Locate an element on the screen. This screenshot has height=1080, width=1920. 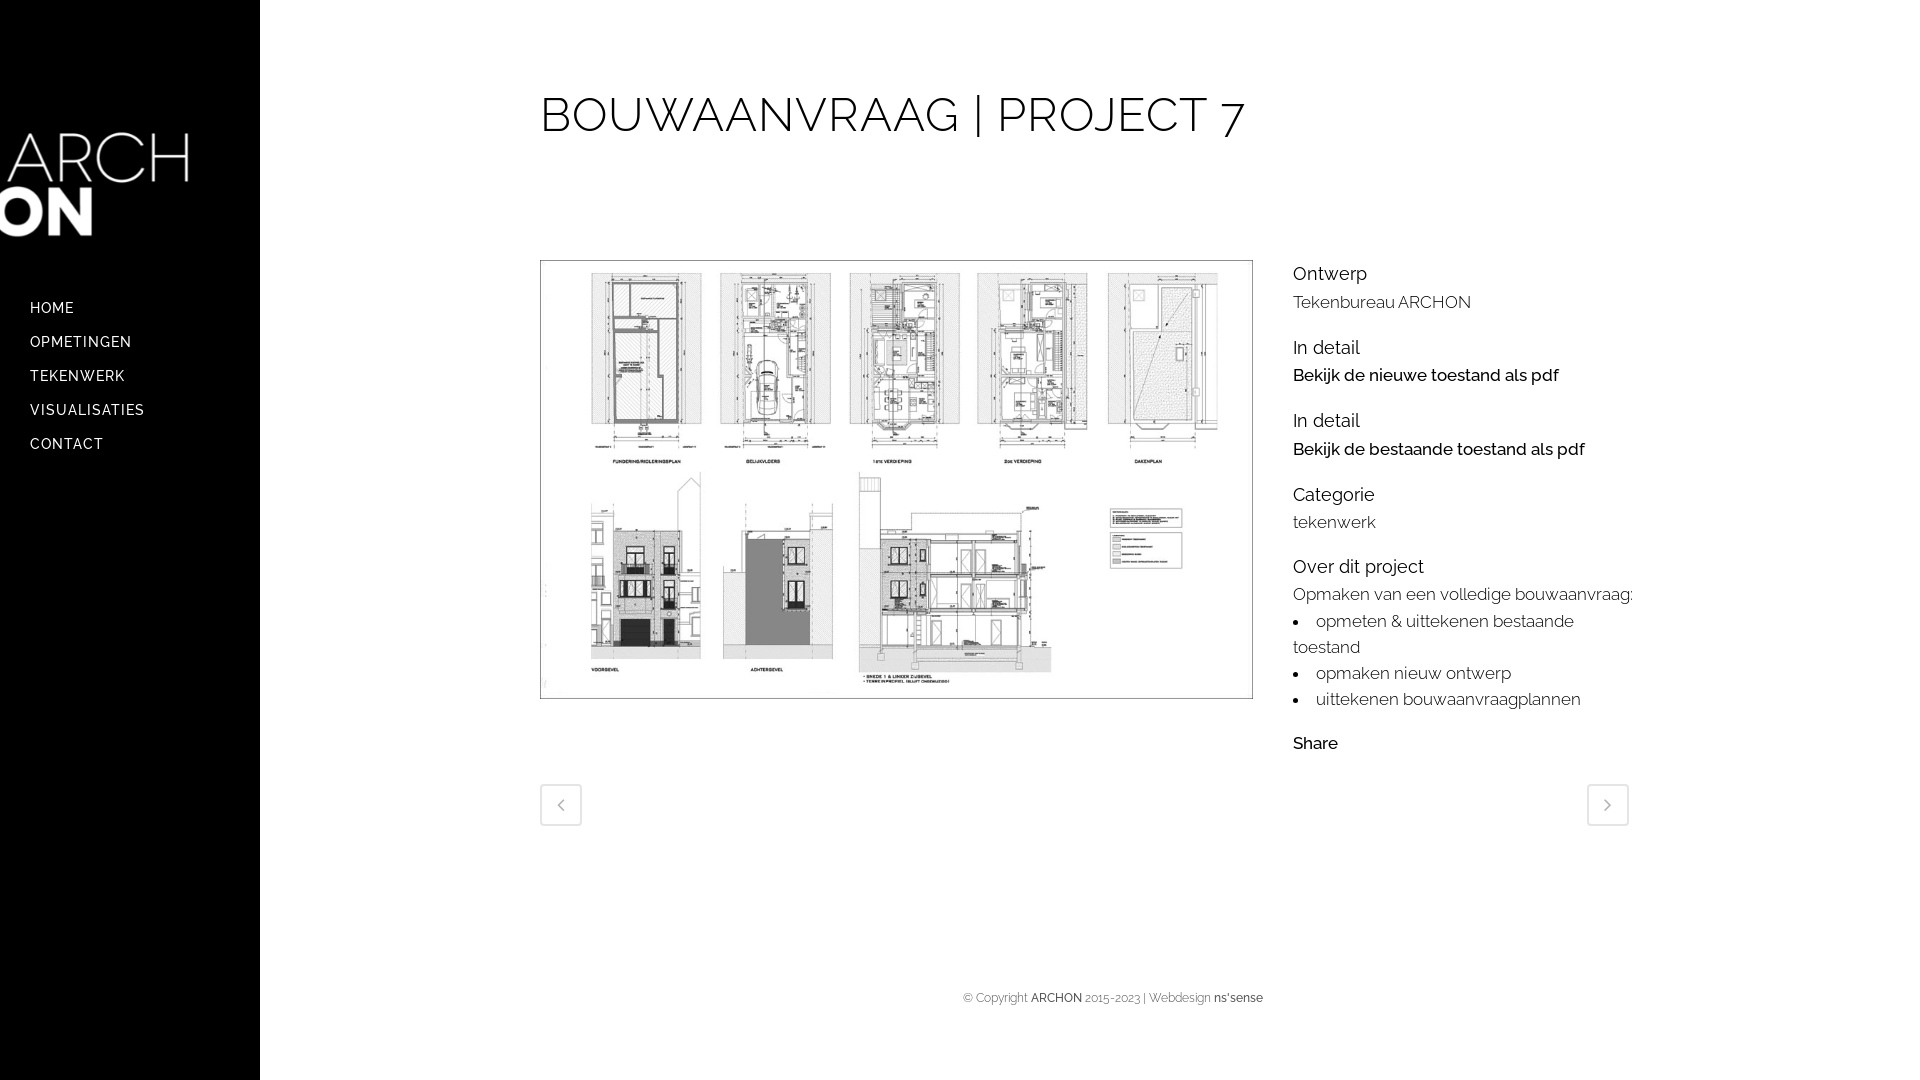
'HOME' is located at coordinates (128, 308).